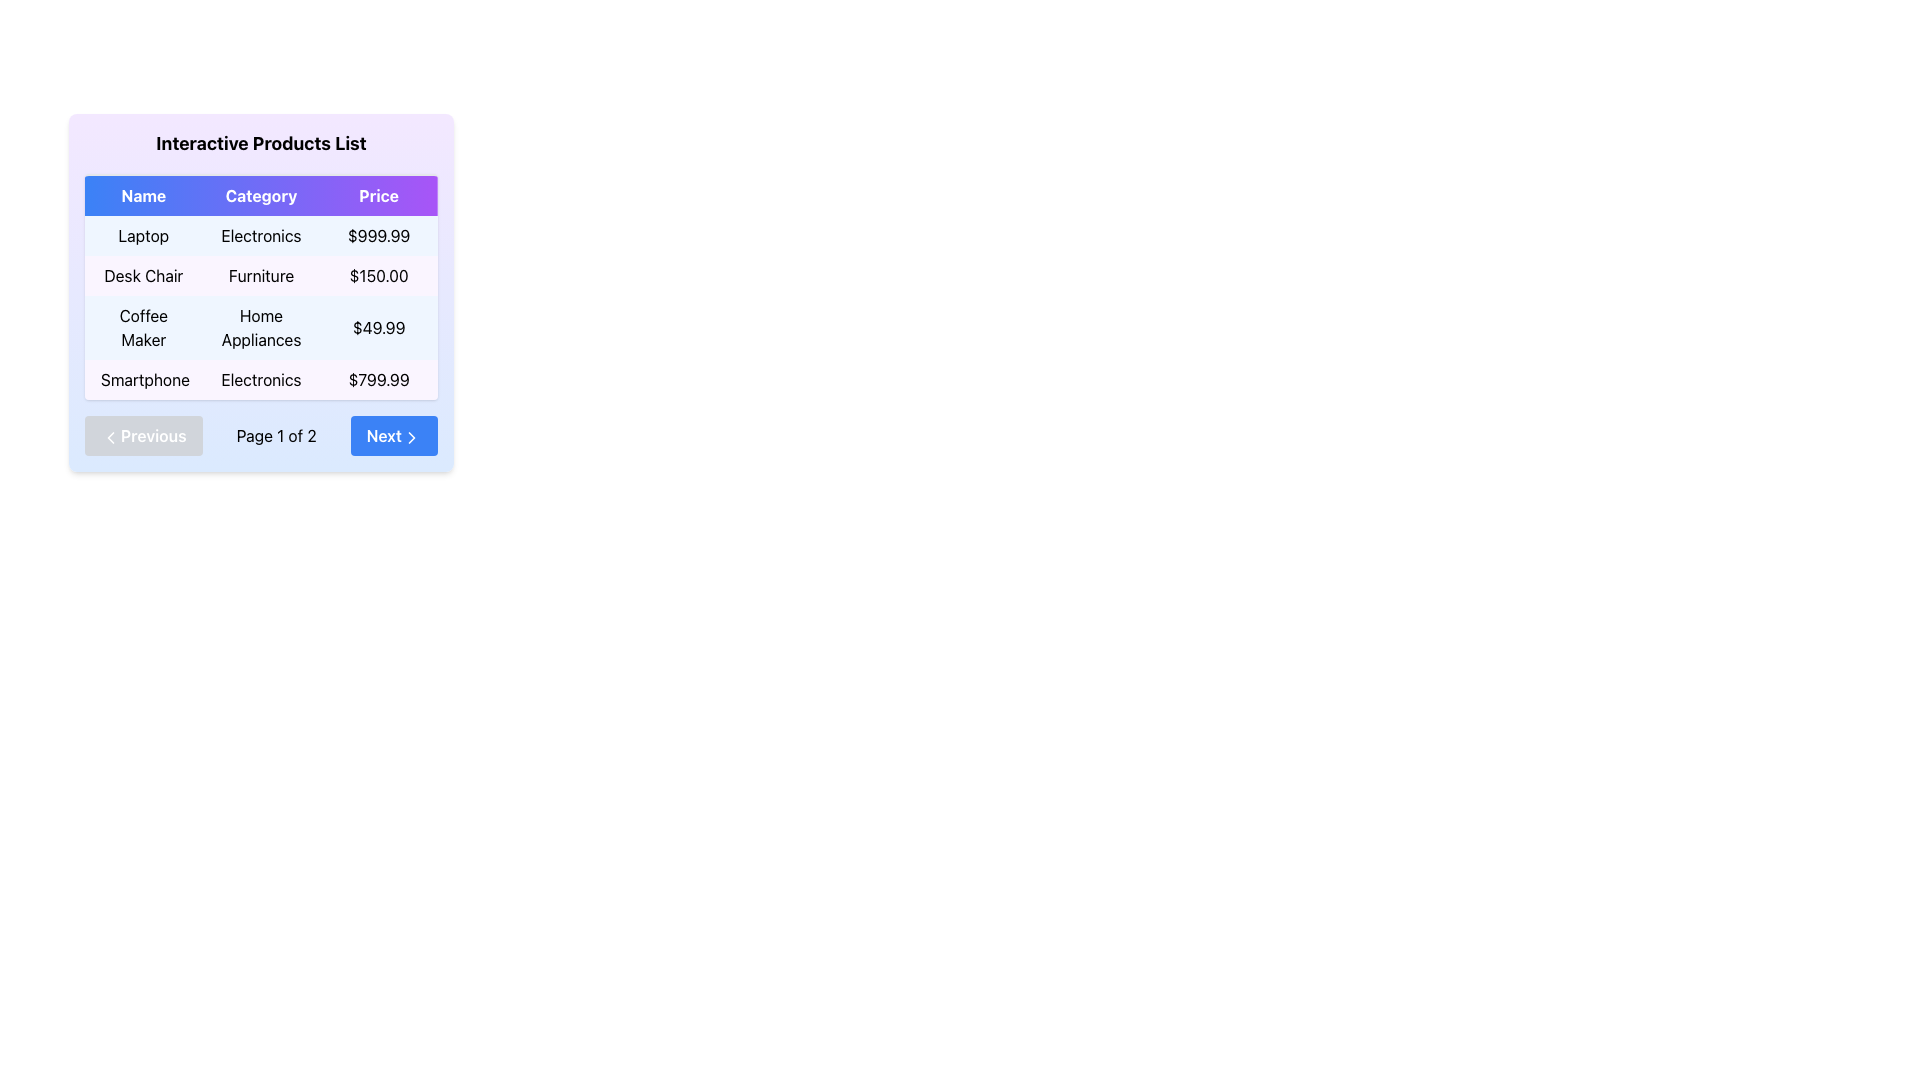  Describe the element at coordinates (394, 434) in the screenshot. I see `the 'Next' button located at the bottom right corner of the 'Interactive Products List' panel` at that location.